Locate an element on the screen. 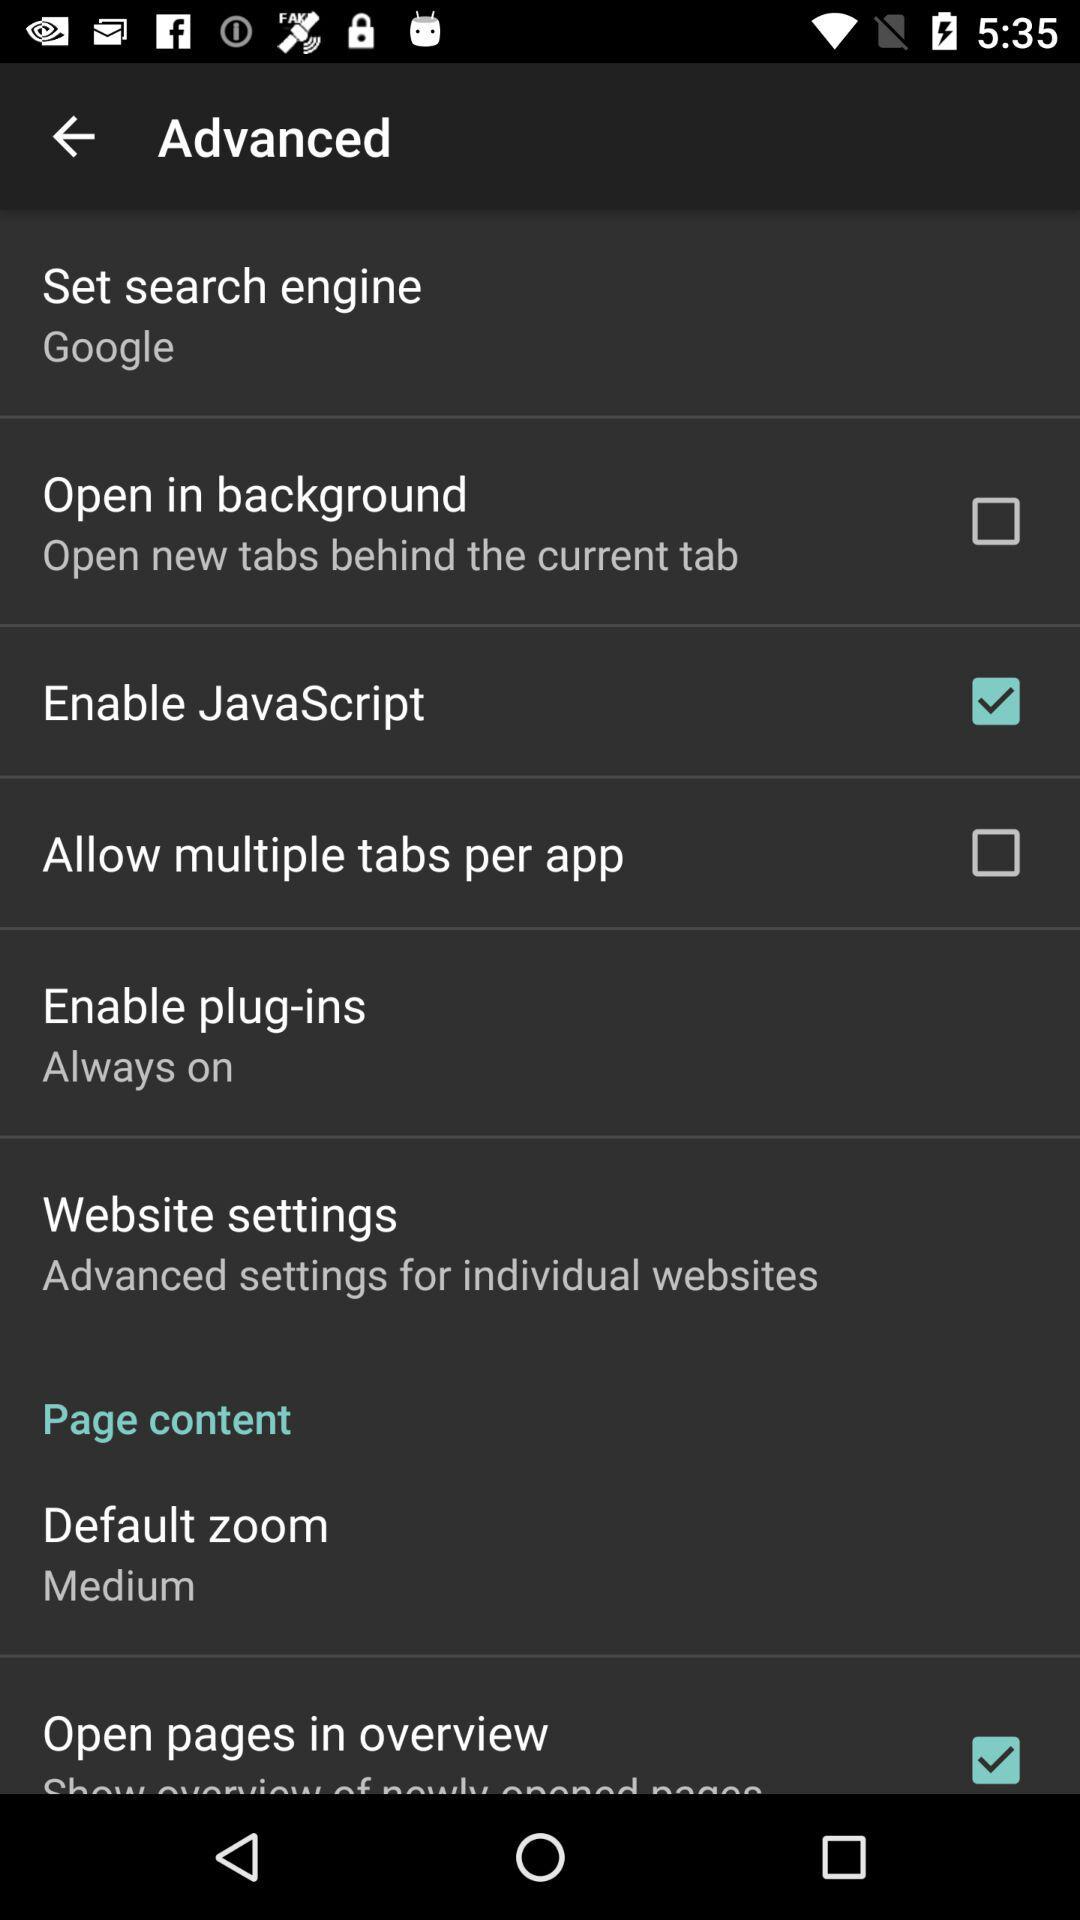 This screenshot has width=1080, height=1920. enable javascript item is located at coordinates (232, 701).